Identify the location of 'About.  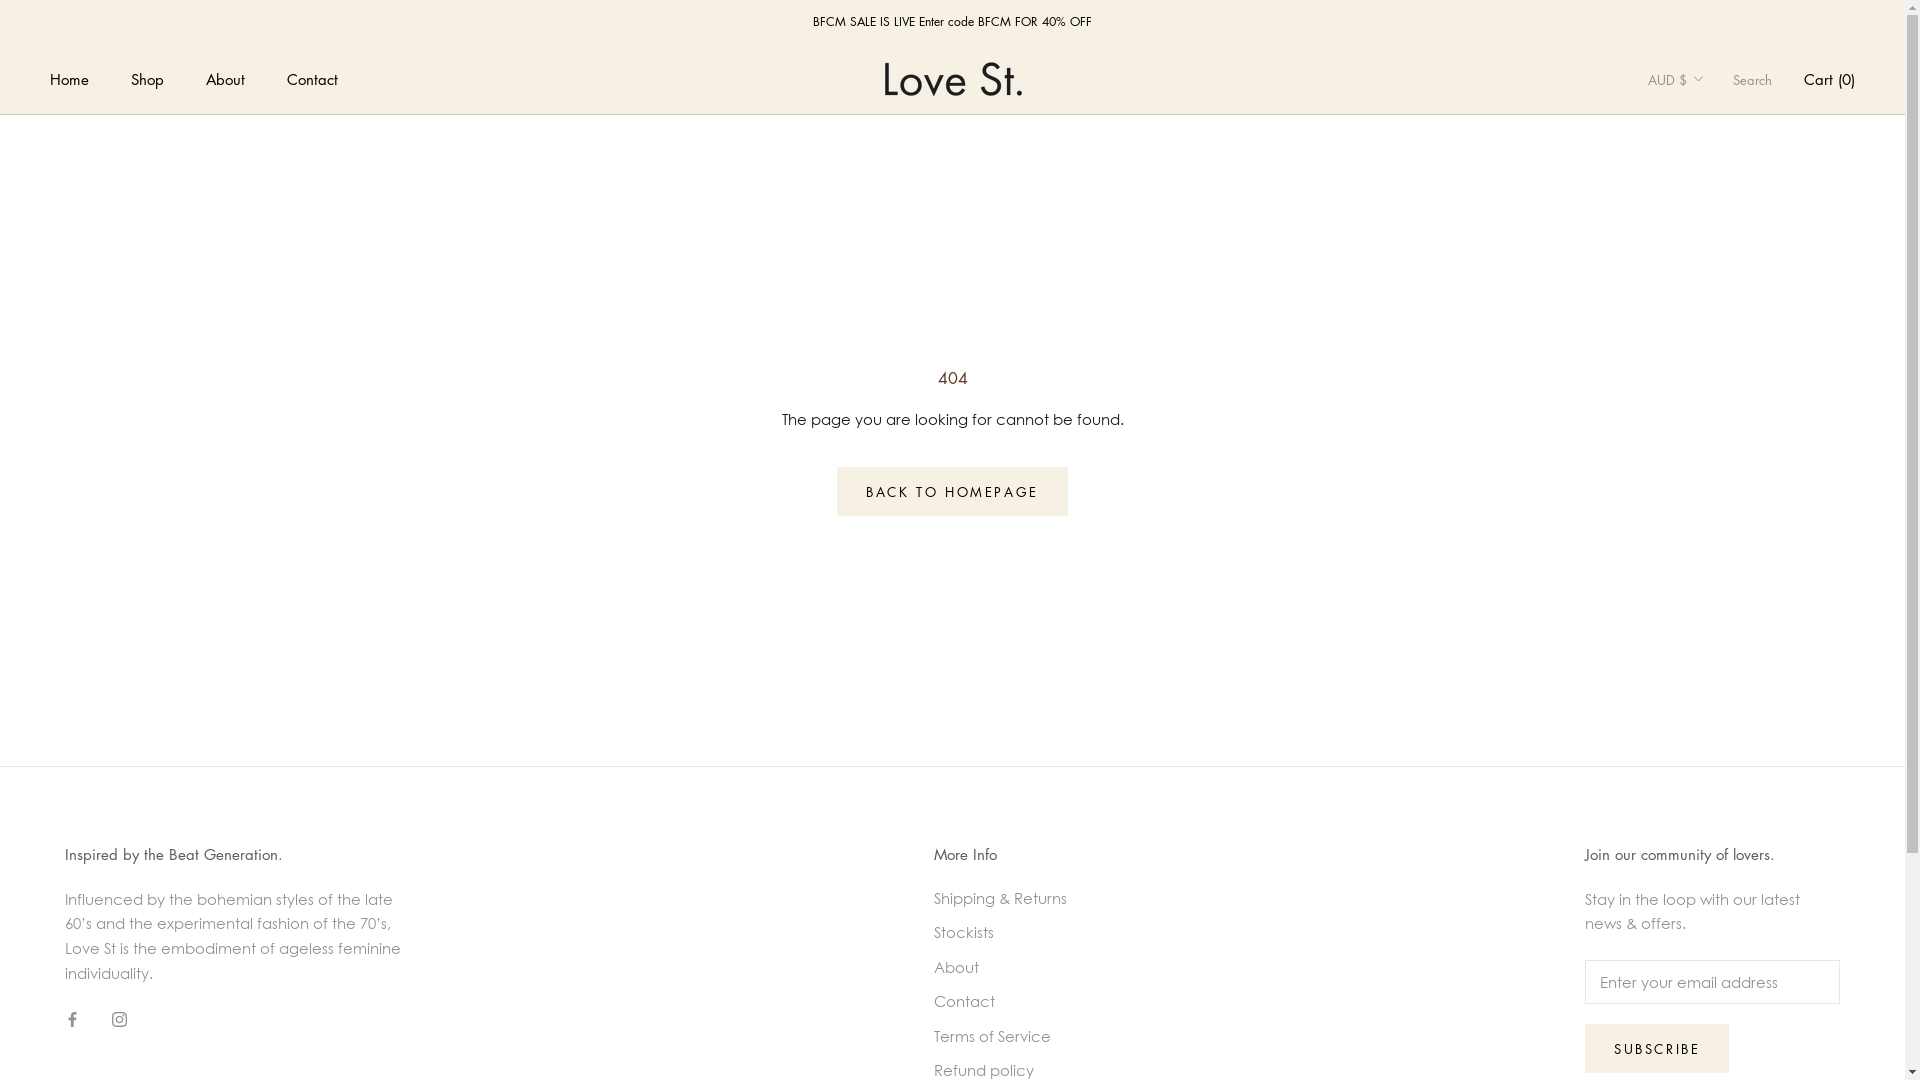
(225, 77).